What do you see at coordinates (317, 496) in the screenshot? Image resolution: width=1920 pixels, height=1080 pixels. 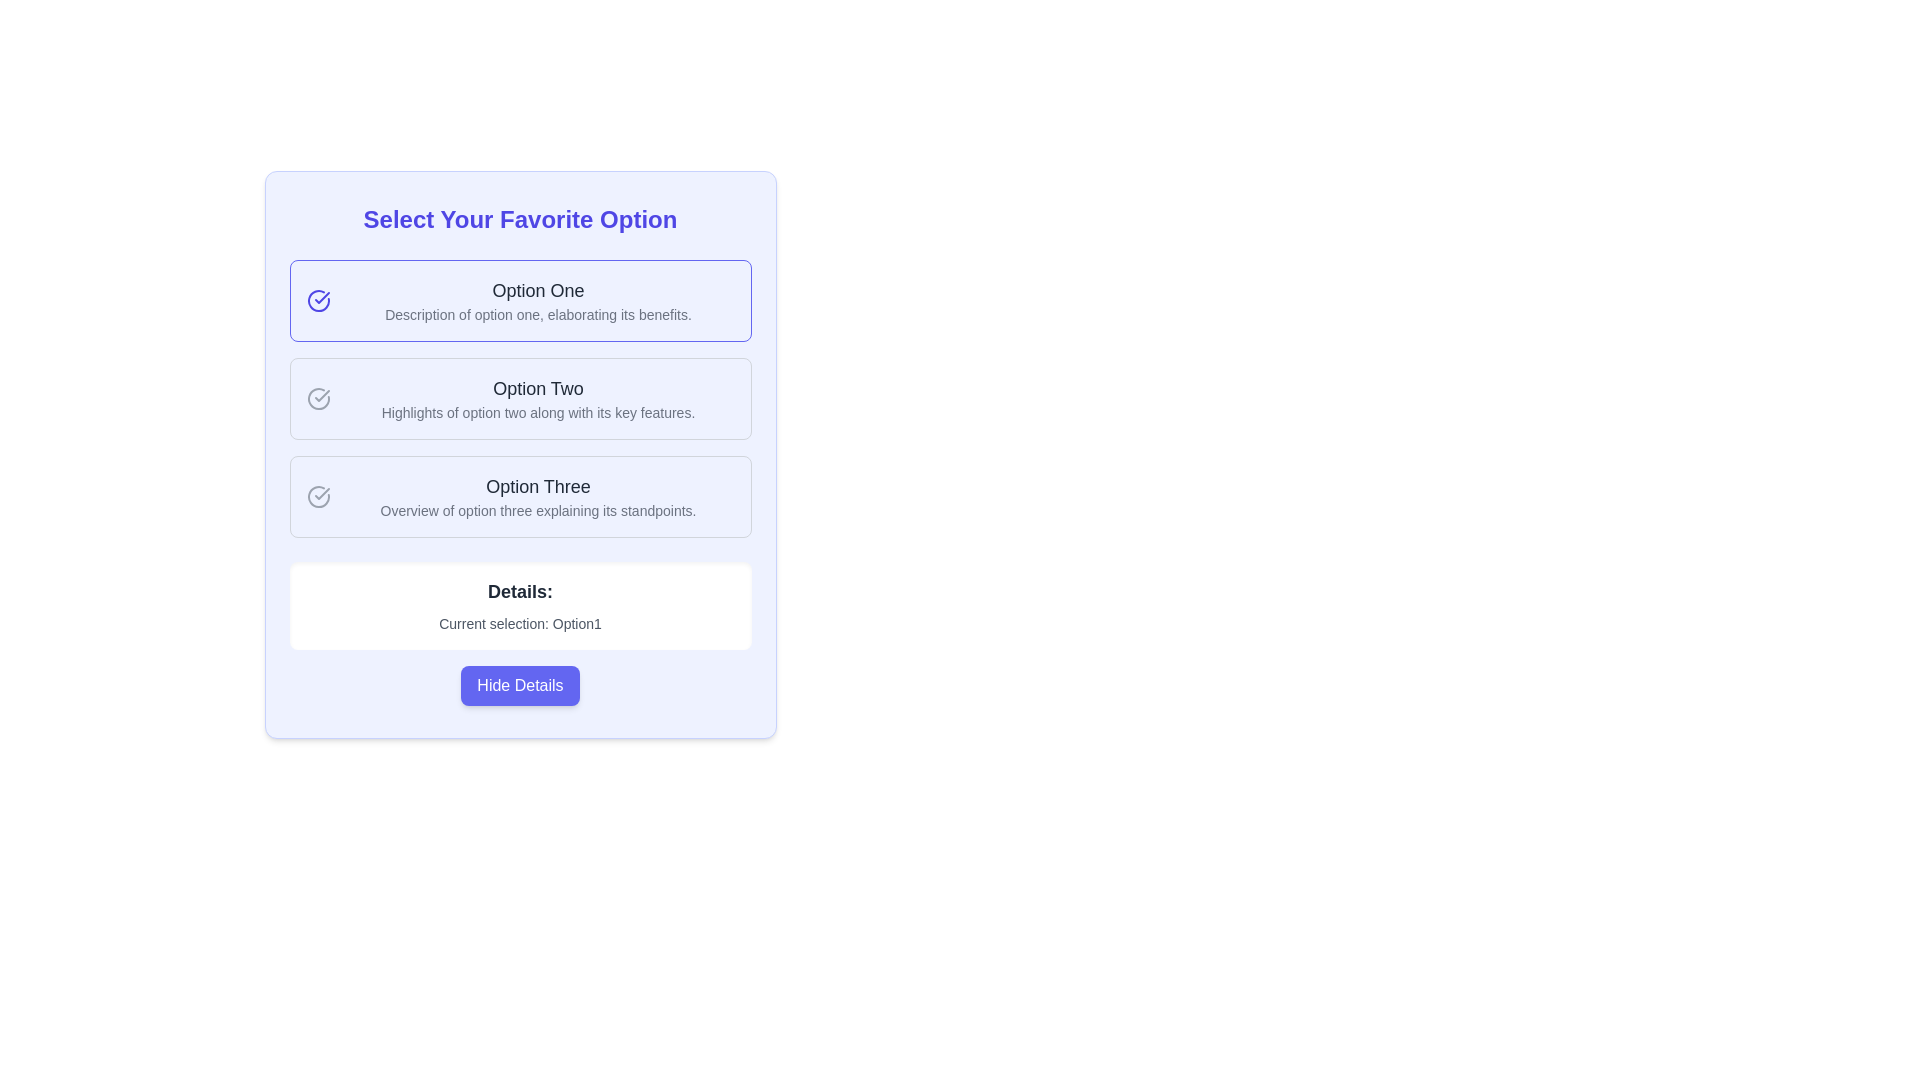 I see `the icon indicating the state of 'Option Three', which is located in the leftmost position of the 'Option Three' row` at bounding box center [317, 496].